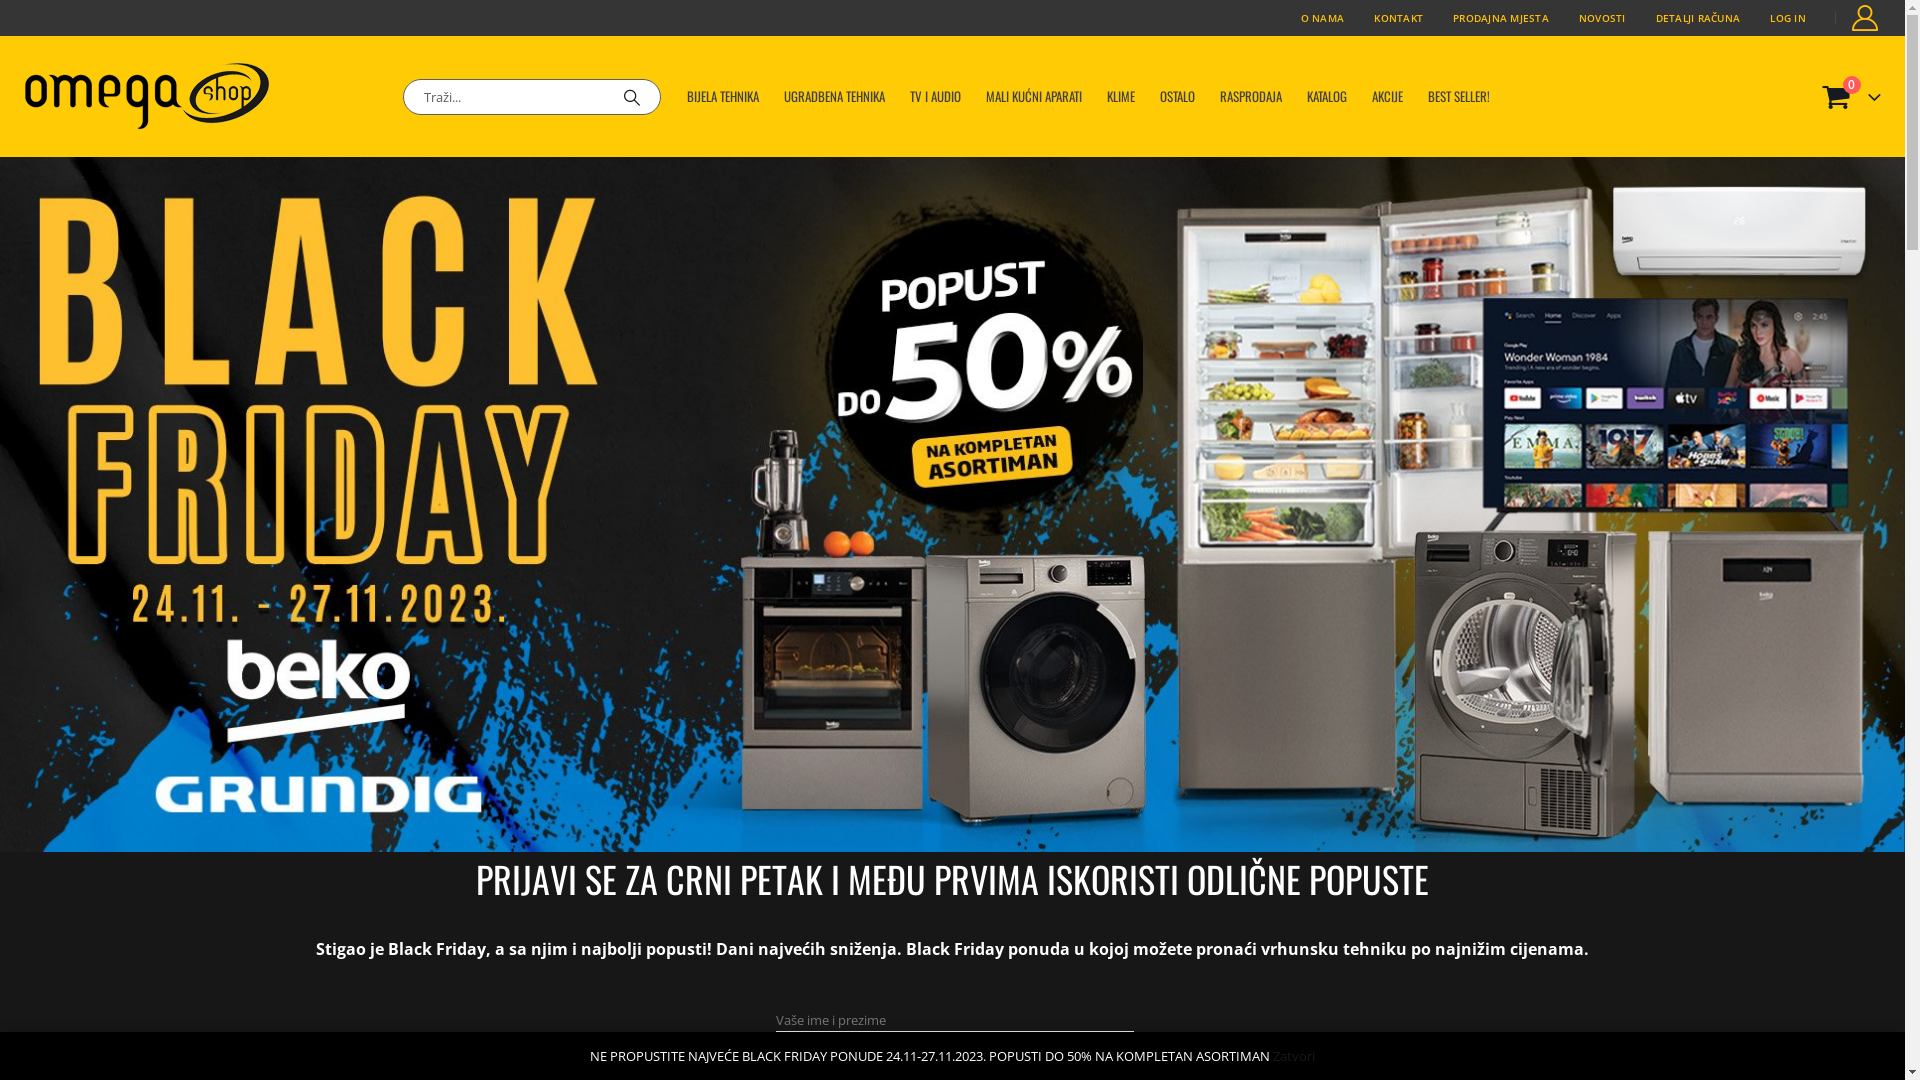 Image resolution: width=1920 pixels, height=1080 pixels. What do you see at coordinates (1323, 18) in the screenshot?
I see `'O NAMA'` at bounding box center [1323, 18].